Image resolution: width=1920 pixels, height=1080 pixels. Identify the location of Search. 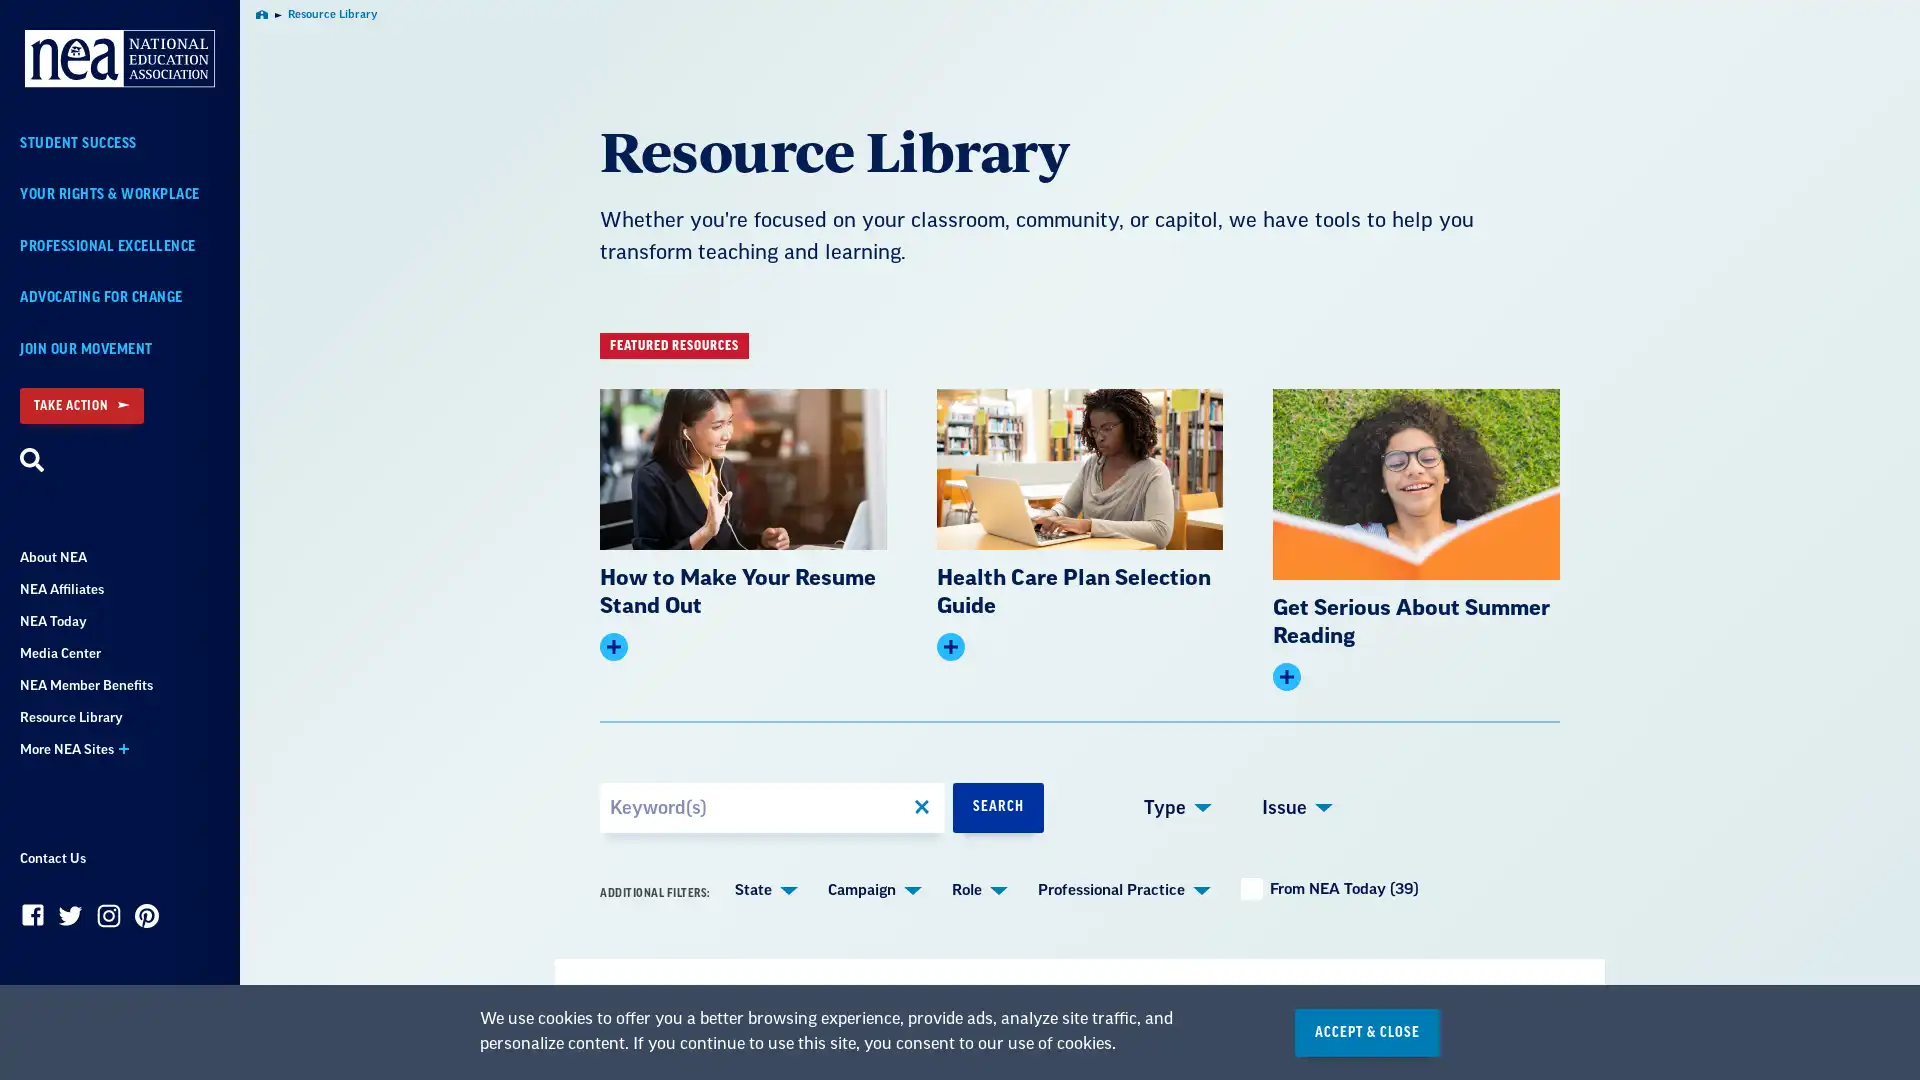
(32, 461).